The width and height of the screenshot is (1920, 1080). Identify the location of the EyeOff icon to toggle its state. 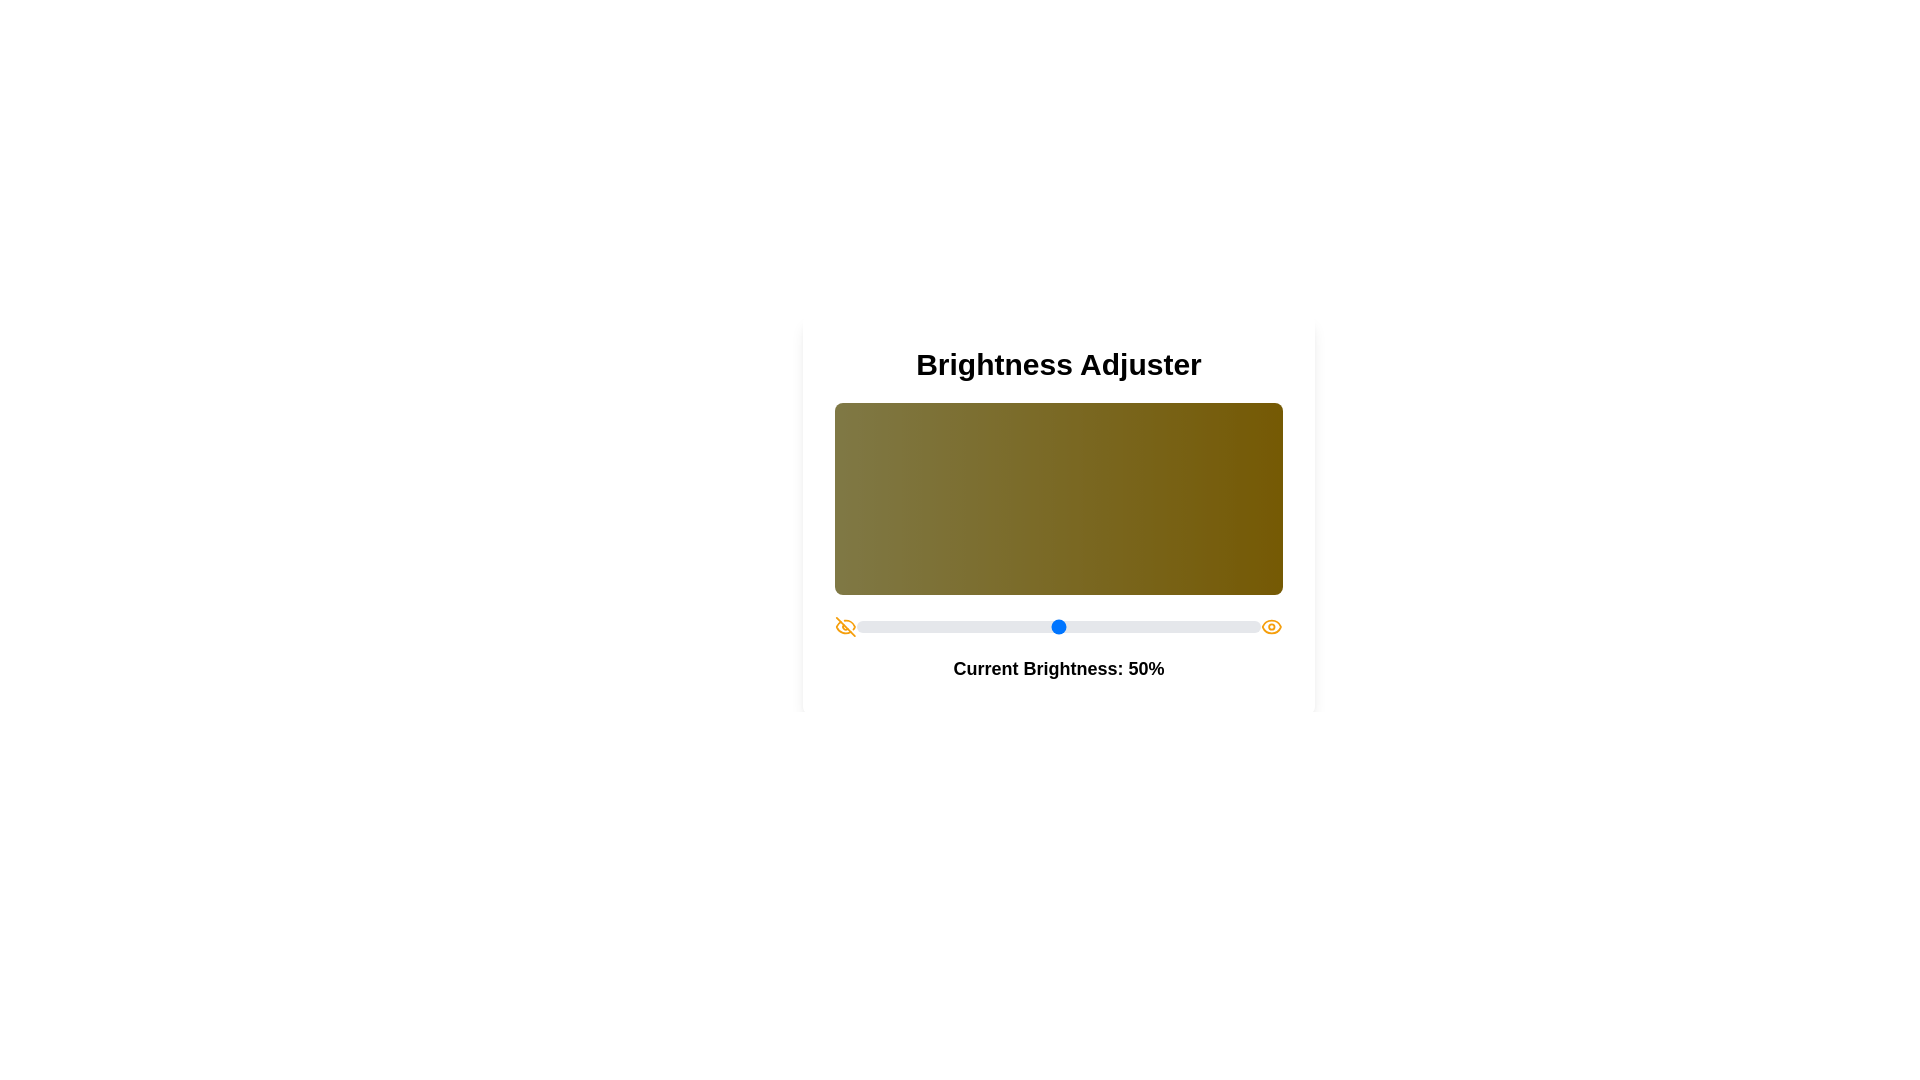
(845, 626).